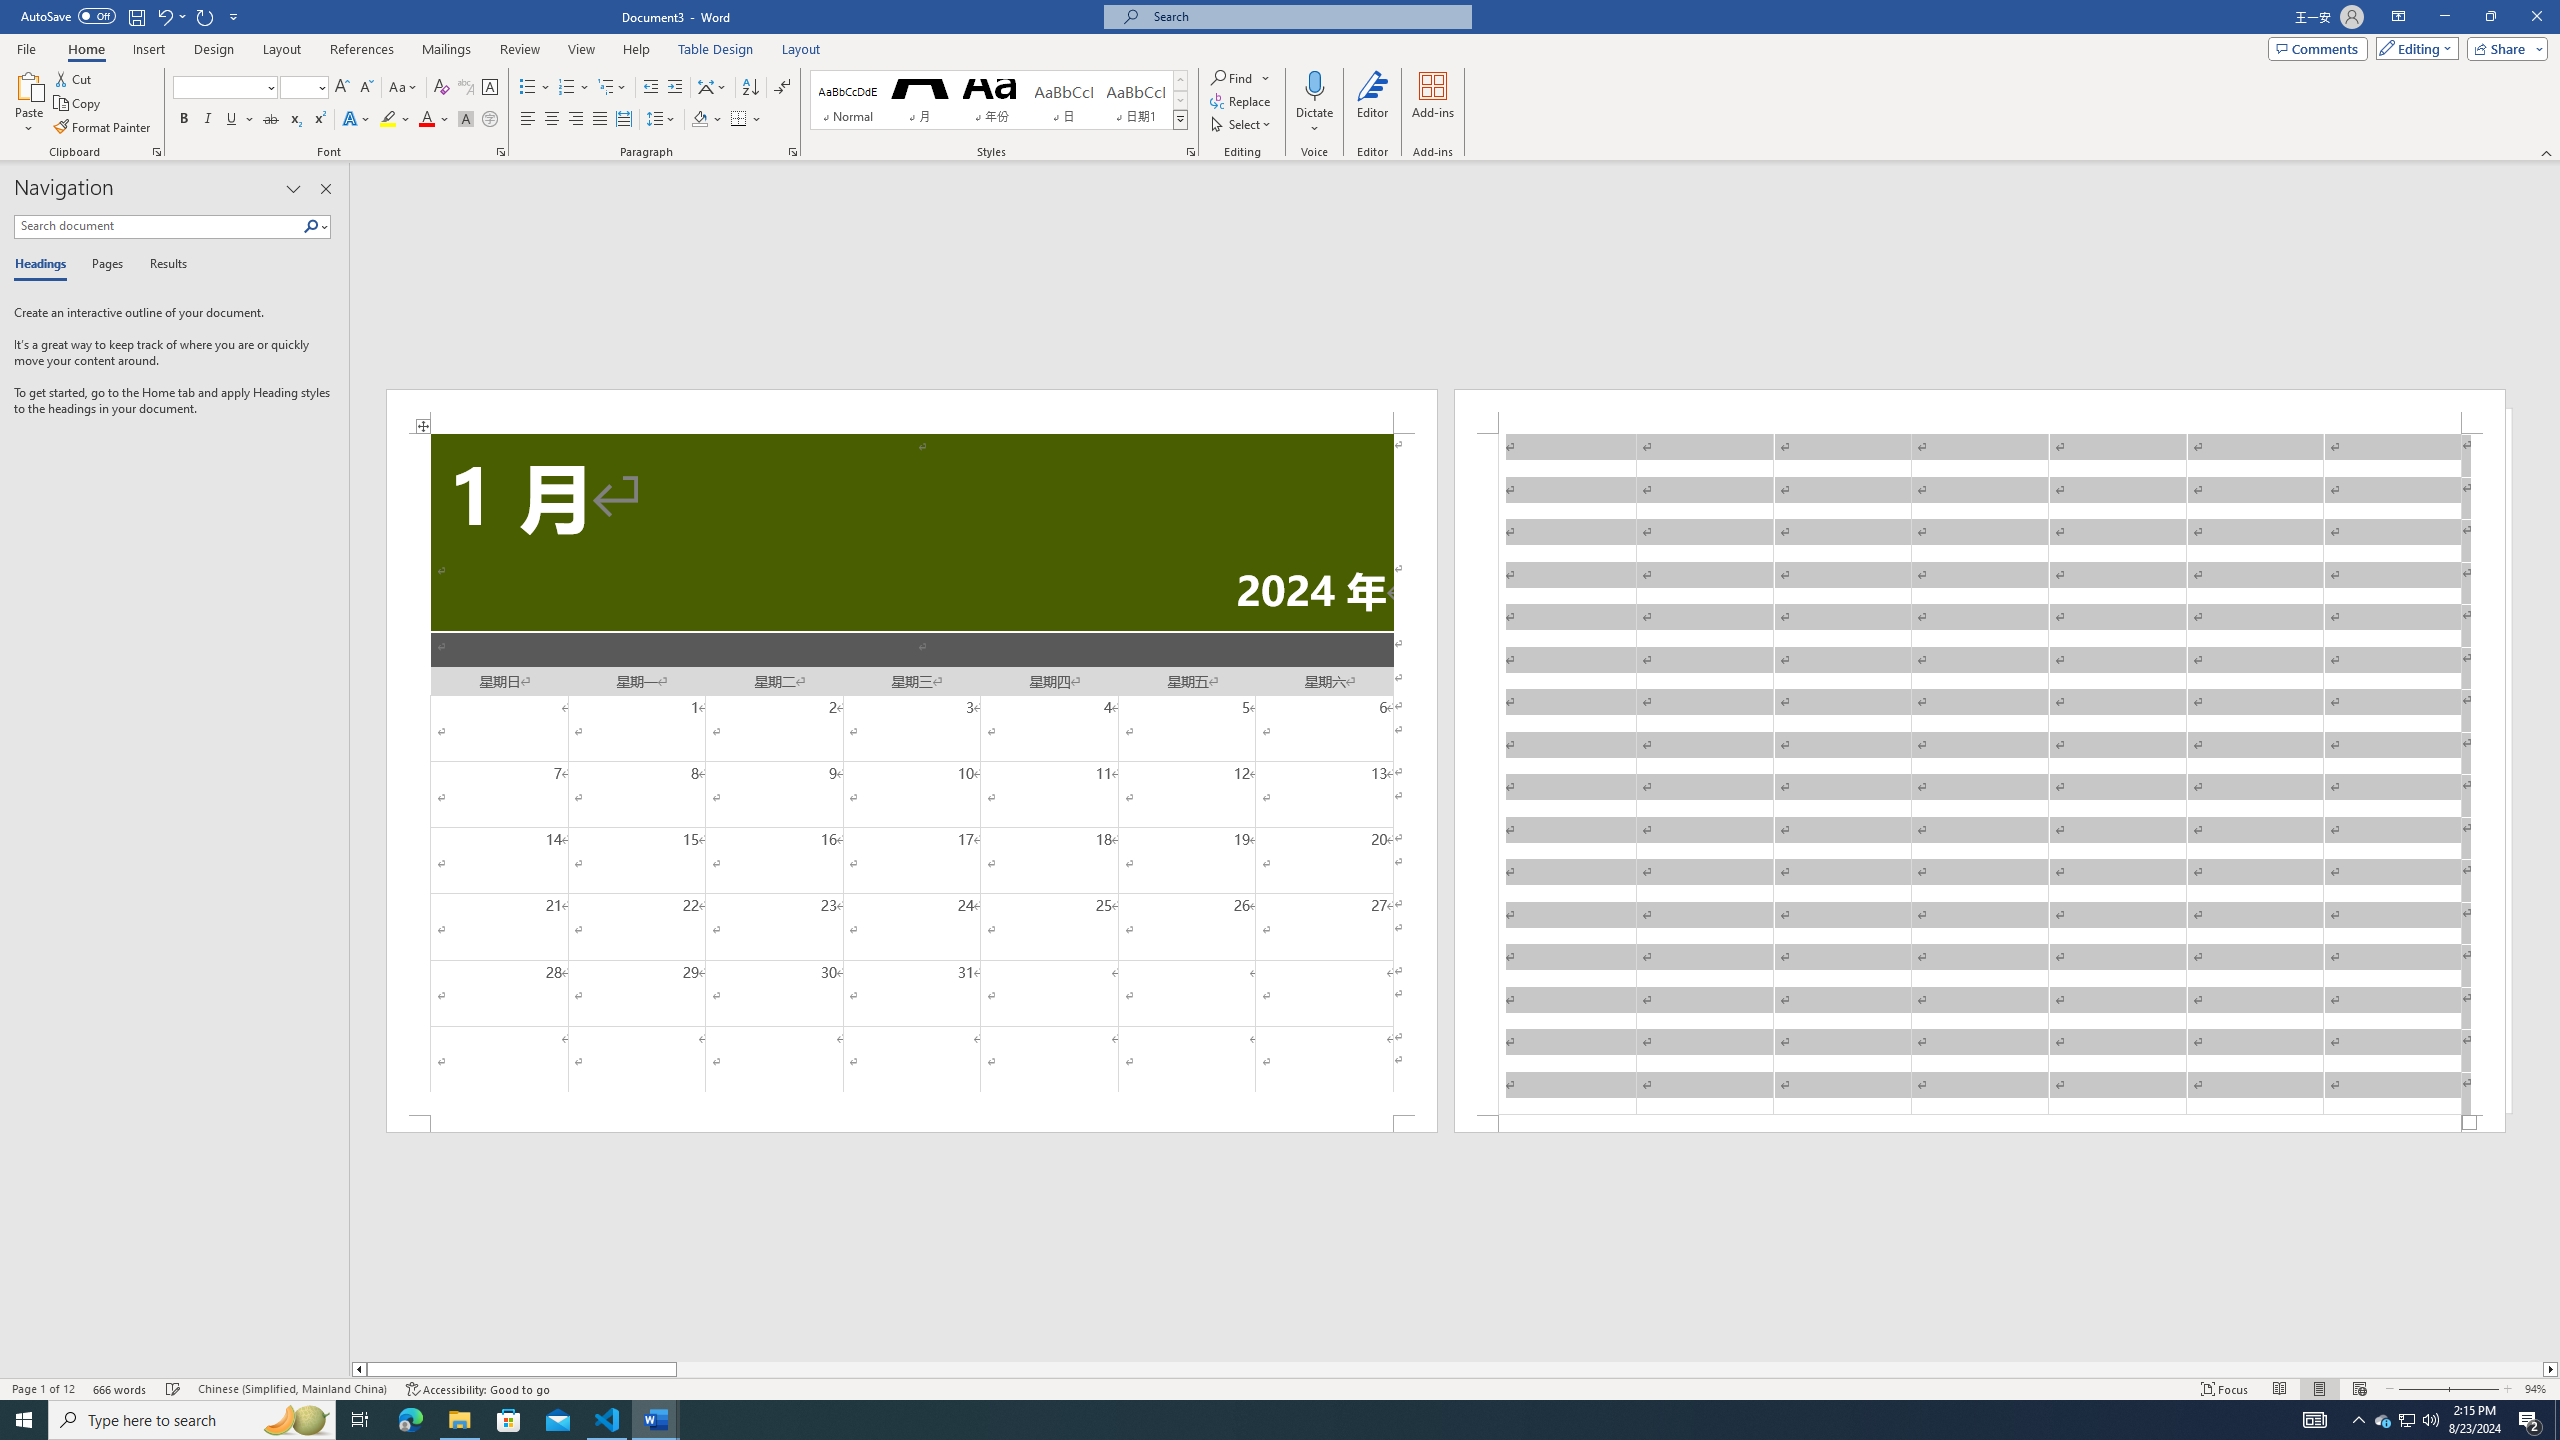  Describe the element at coordinates (663, 118) in the screenshot. I see `'Line and Paragraph Spacing'` at that location.